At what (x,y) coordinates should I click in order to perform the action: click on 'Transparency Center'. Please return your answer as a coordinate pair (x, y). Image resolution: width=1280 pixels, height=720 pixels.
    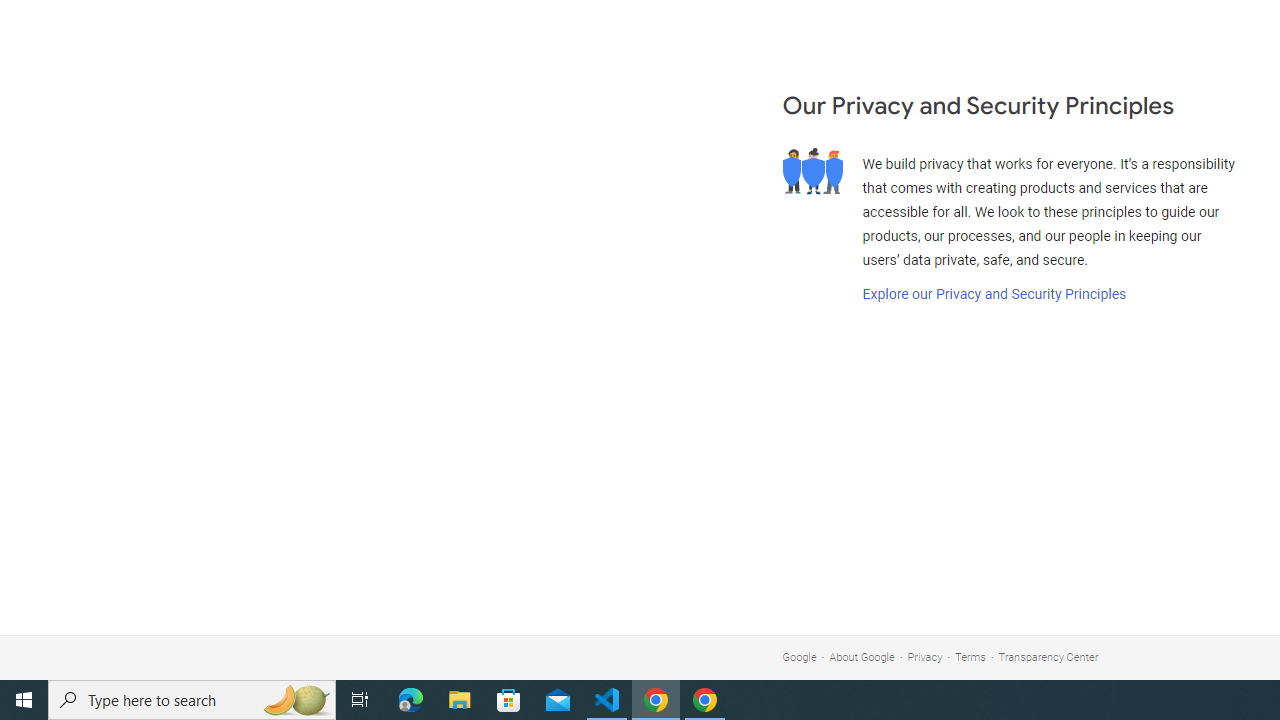
    Looking at the image, I should click on (1047, 657).